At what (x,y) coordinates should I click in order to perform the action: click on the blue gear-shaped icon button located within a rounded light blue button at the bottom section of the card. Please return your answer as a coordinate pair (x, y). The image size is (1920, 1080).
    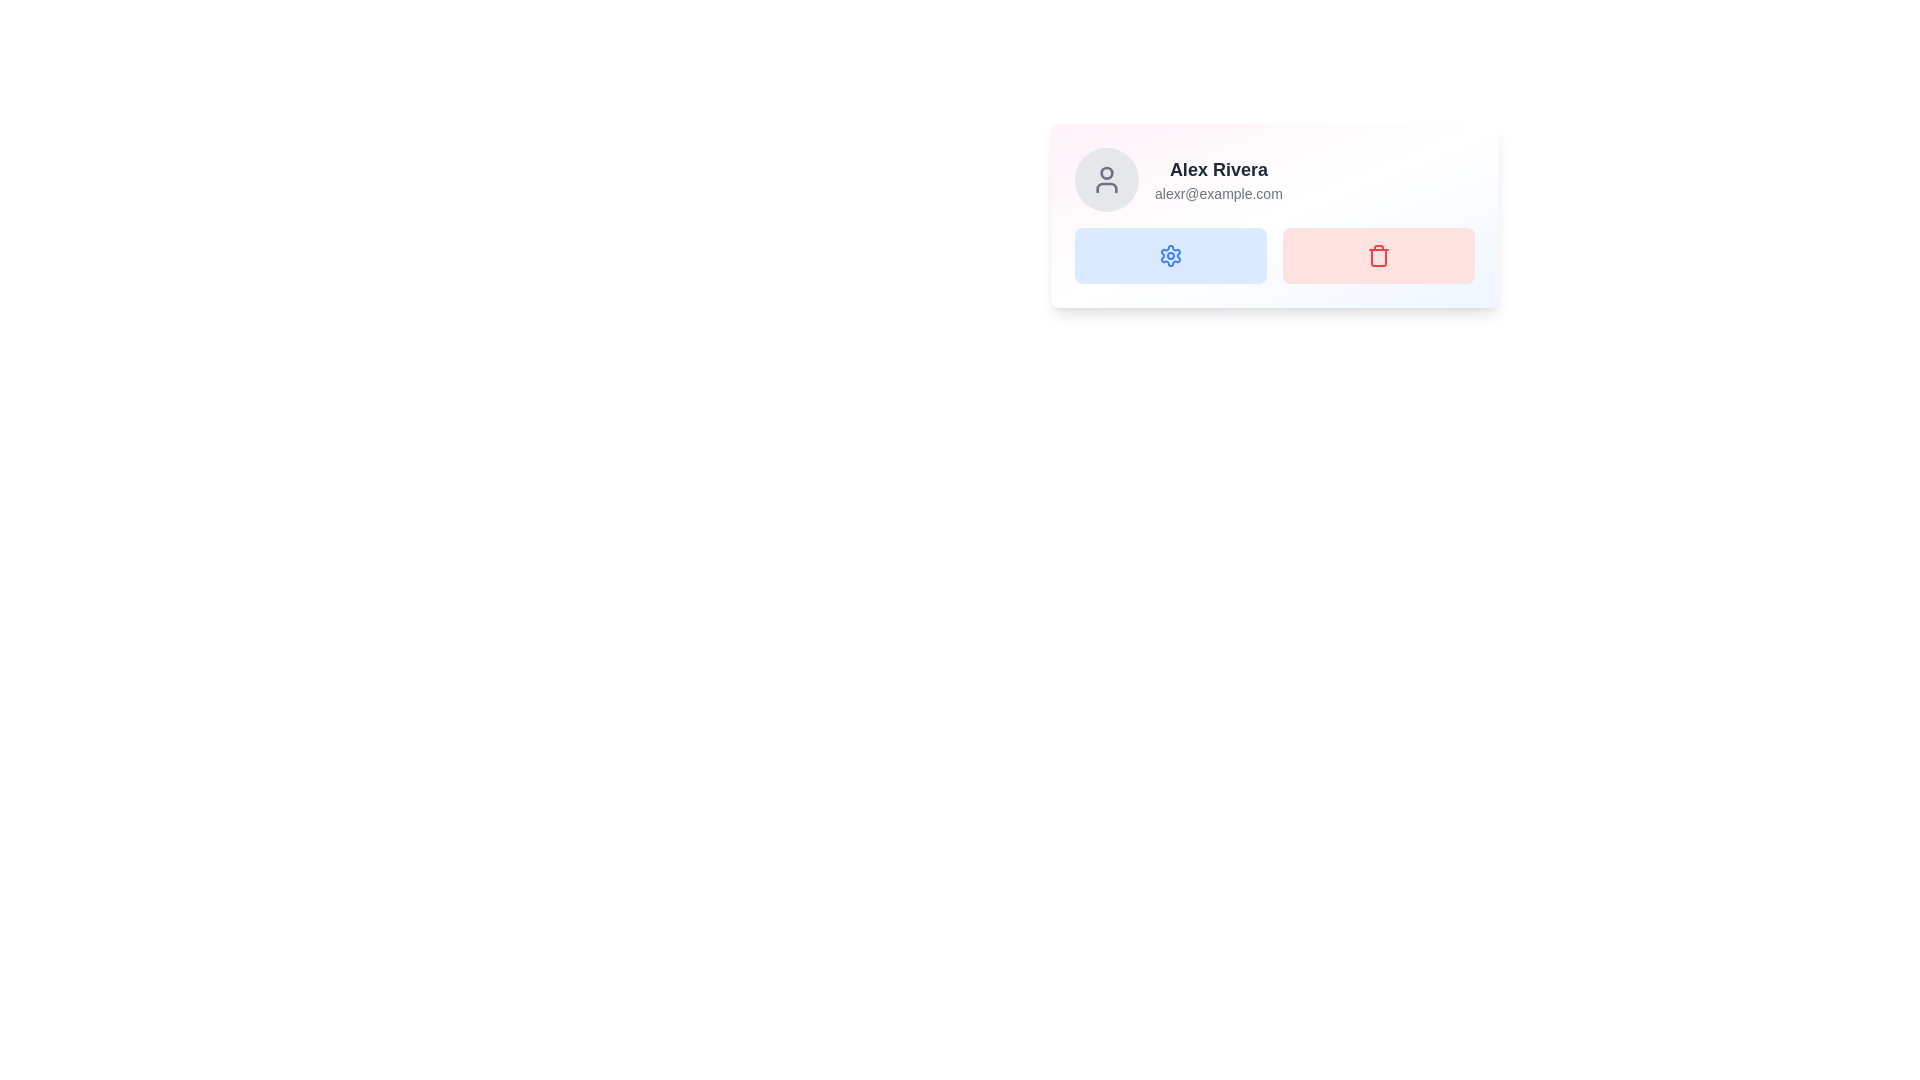
    Looking at the image, I should click on (1171, 254).